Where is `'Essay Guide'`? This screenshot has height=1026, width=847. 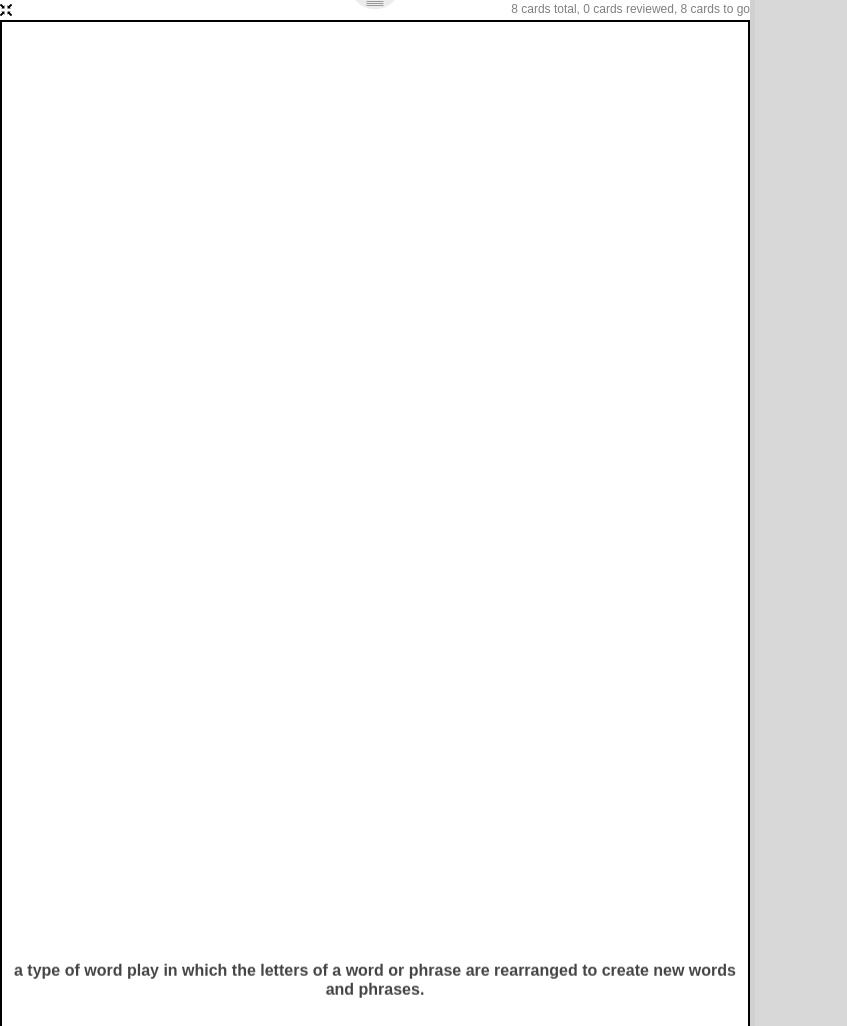 'Essay Guide' is located at coordinates (157, 127).